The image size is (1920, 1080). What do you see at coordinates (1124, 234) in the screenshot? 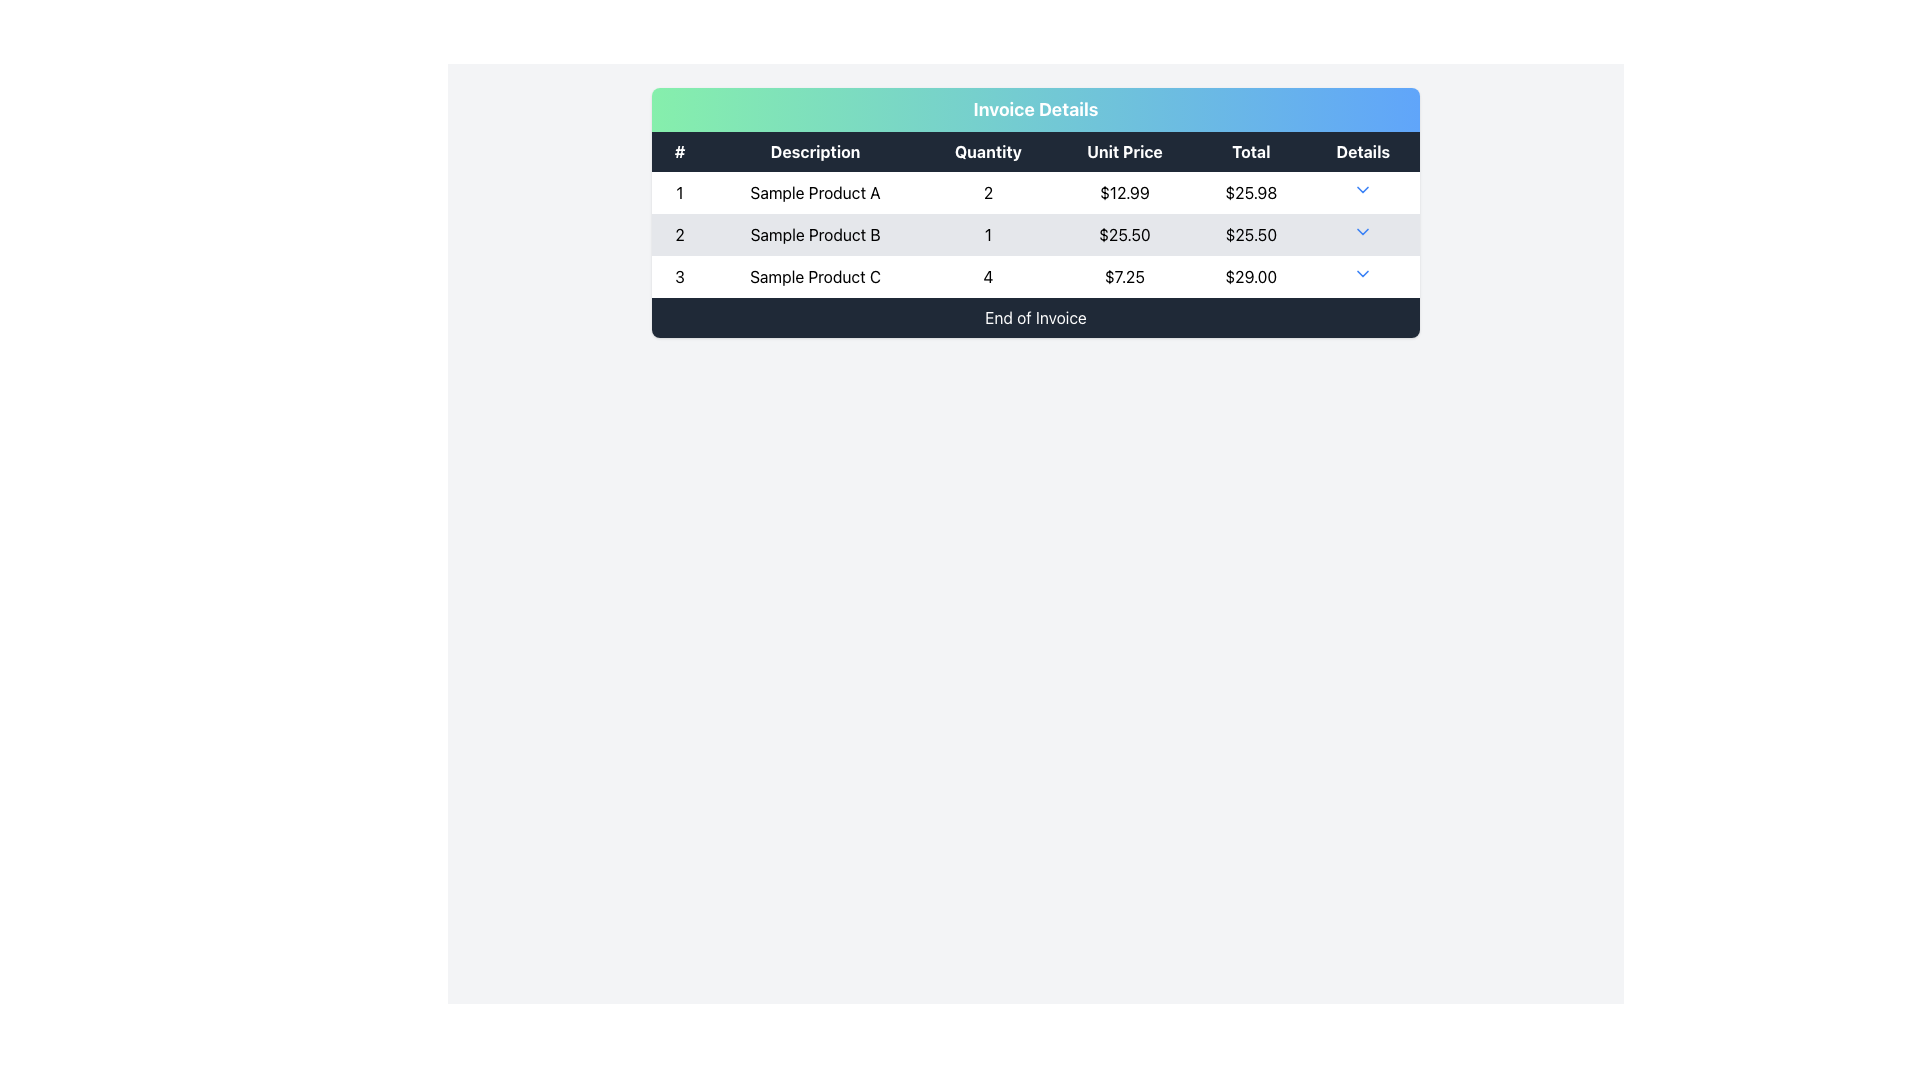
I see `text content from the text display showing '$25.50' located under the 'Unit Price' column in the second row of the table` at bounding box center [1124, 234].